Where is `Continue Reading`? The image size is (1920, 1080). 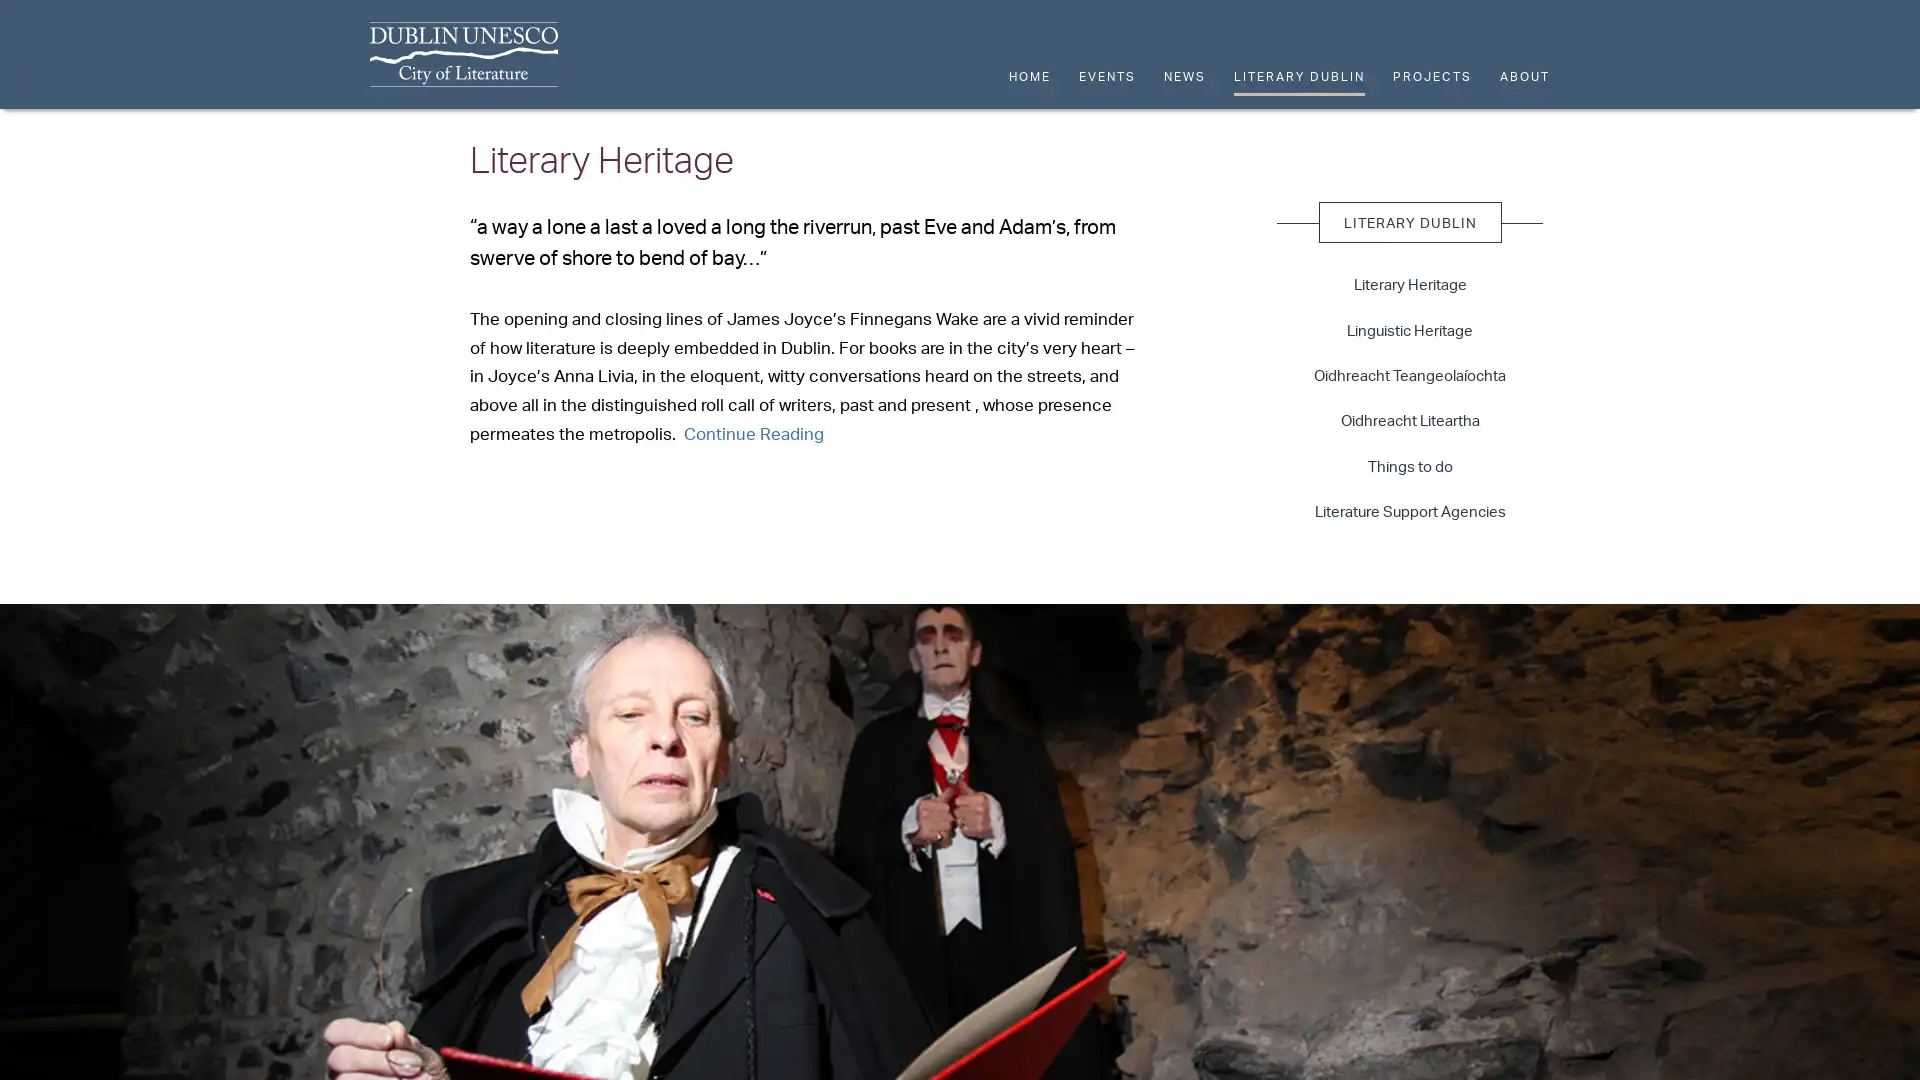
Continue Reading is located at coordinates (752, 431).